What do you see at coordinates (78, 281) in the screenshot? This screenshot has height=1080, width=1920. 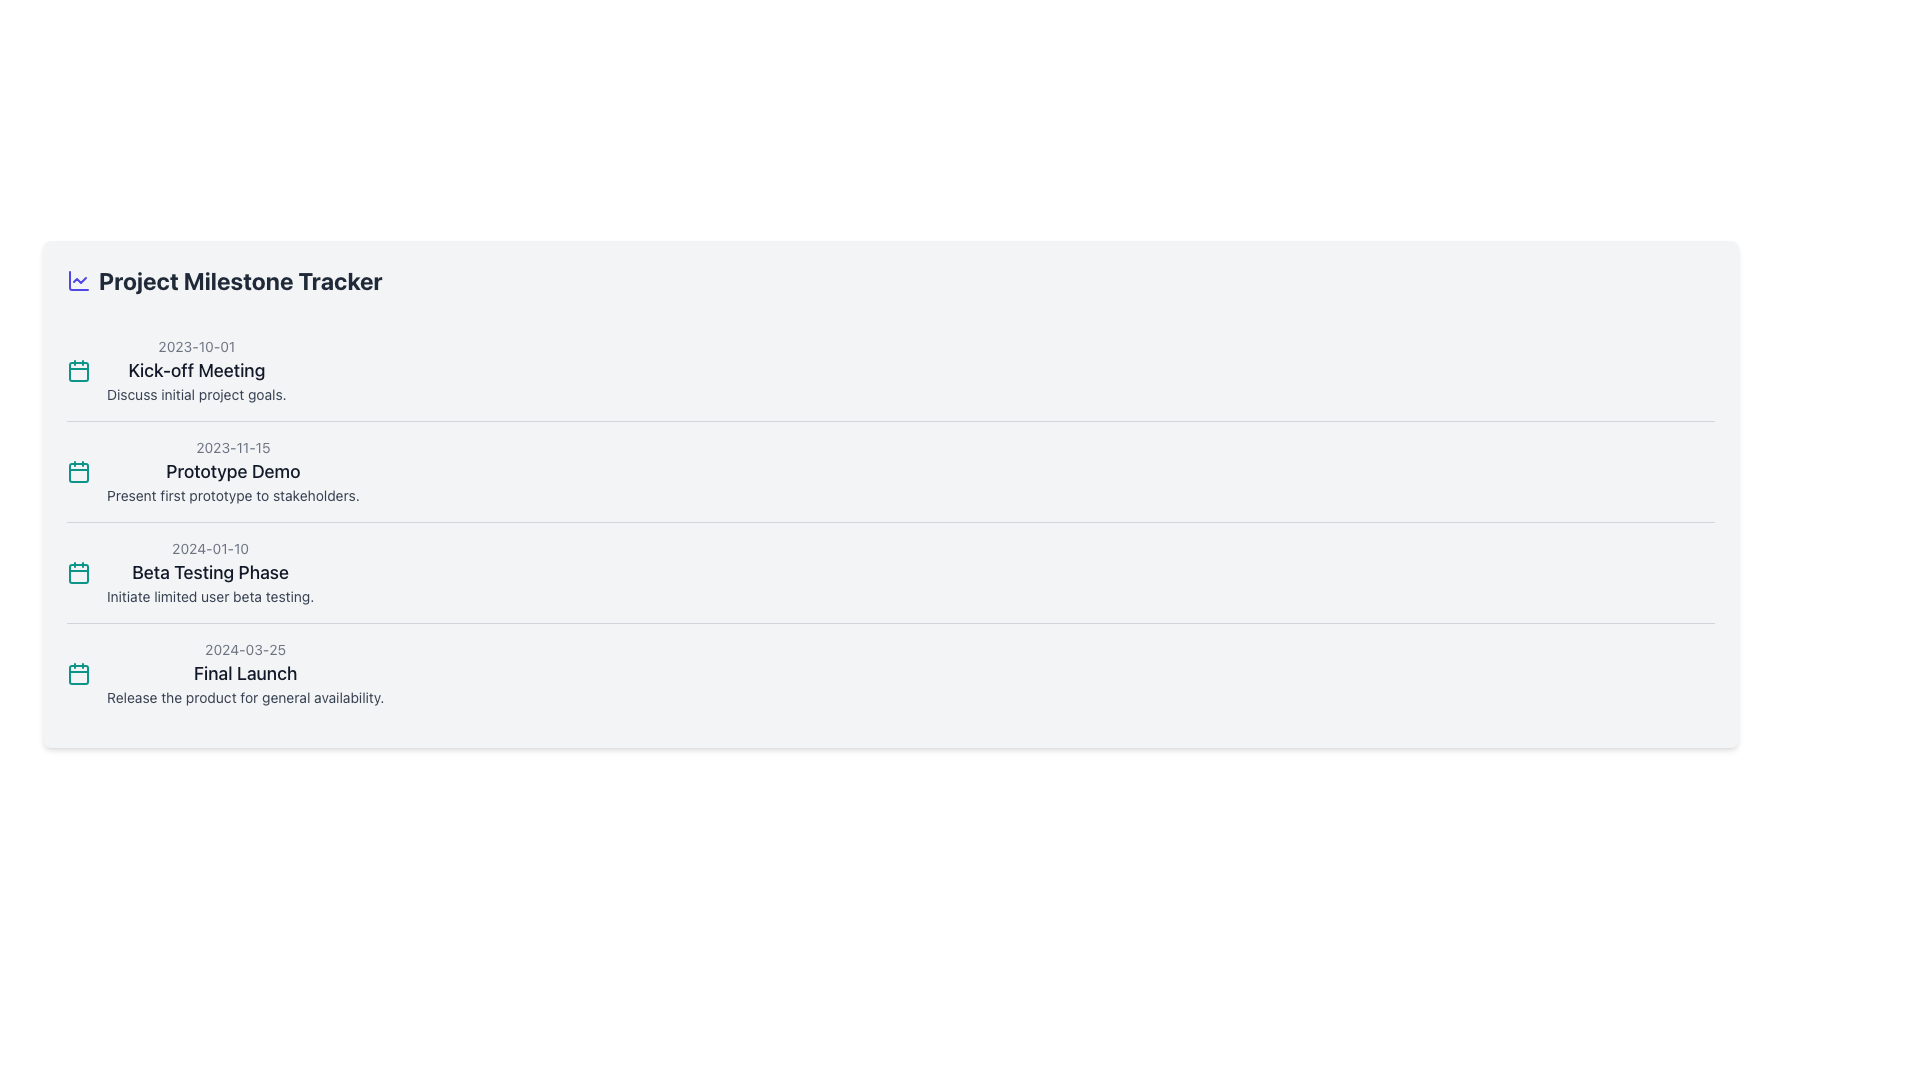 I see `the icon representing the project milestone tracker, located to the left of the 'Project Milestone Tracker' text in the section header` at bounding box center [78, 281].